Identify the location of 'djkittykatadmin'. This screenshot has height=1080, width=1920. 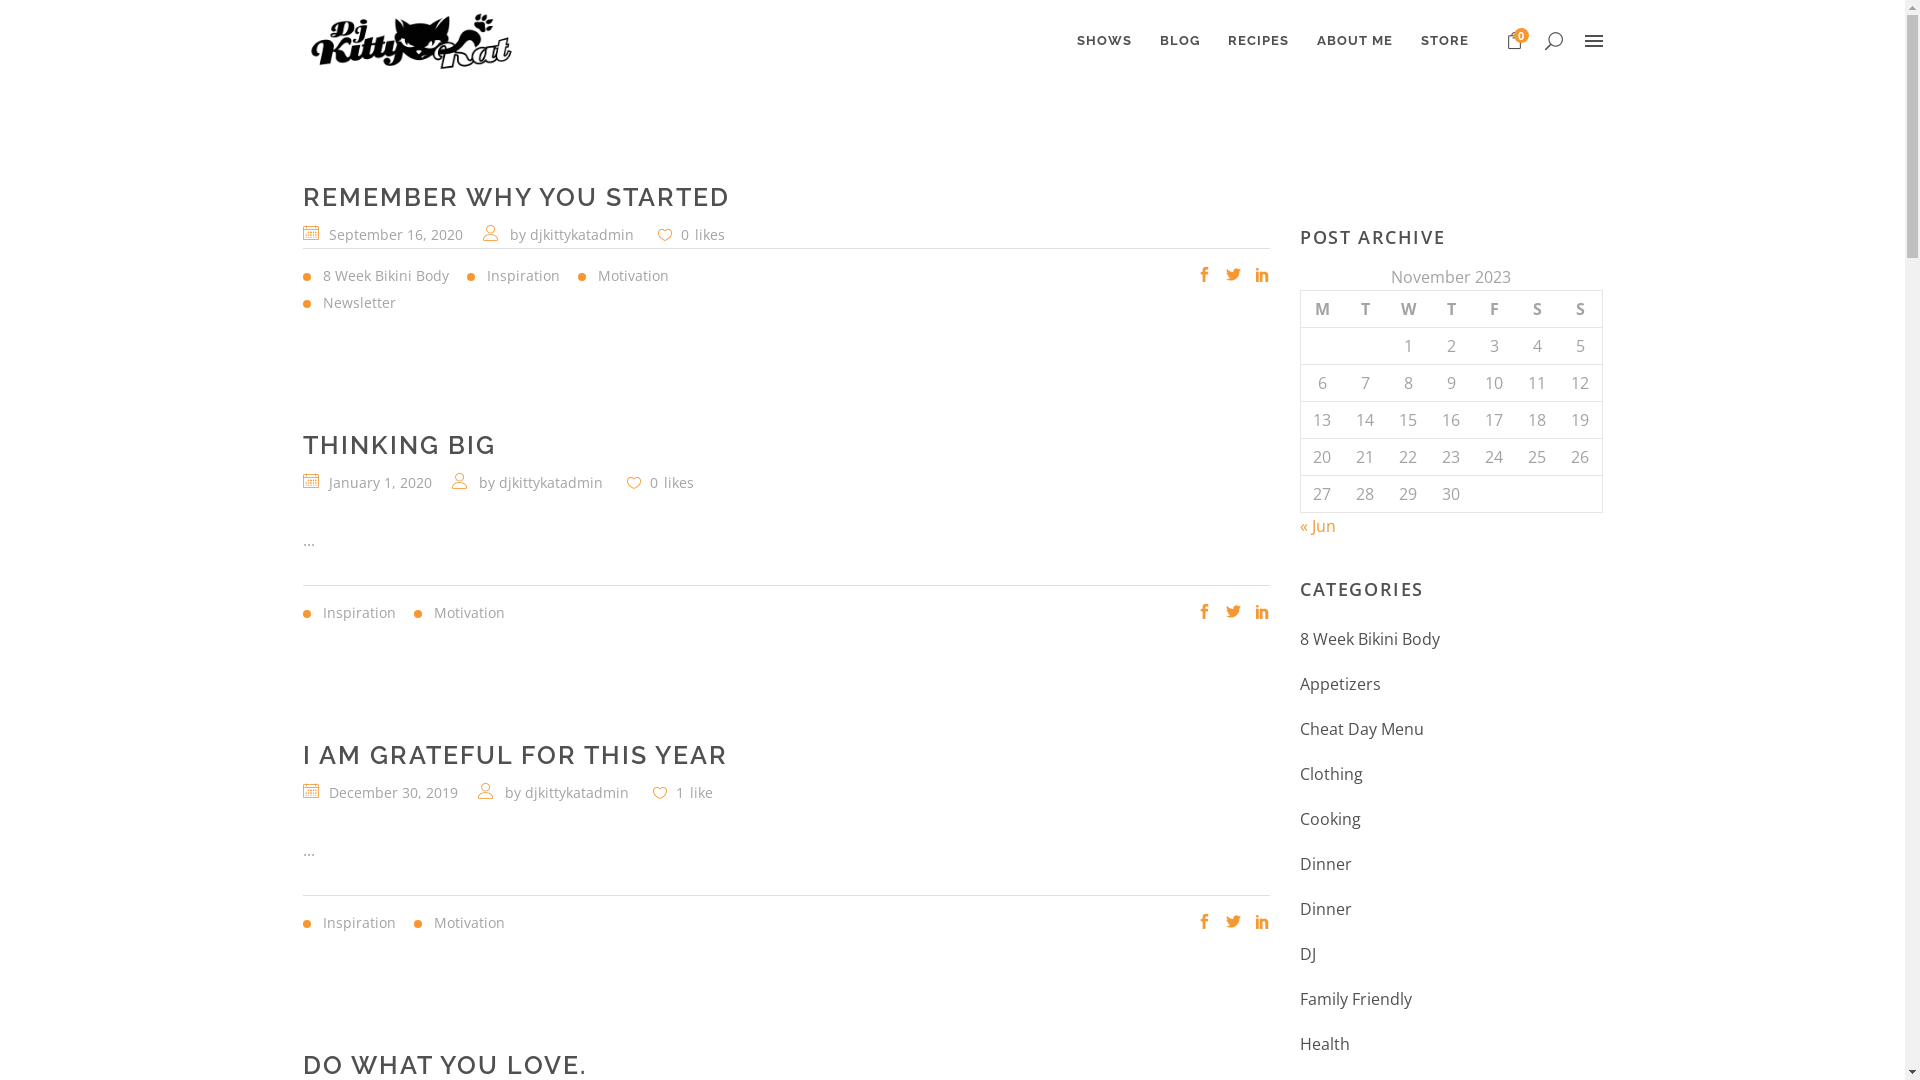
(580, 233).